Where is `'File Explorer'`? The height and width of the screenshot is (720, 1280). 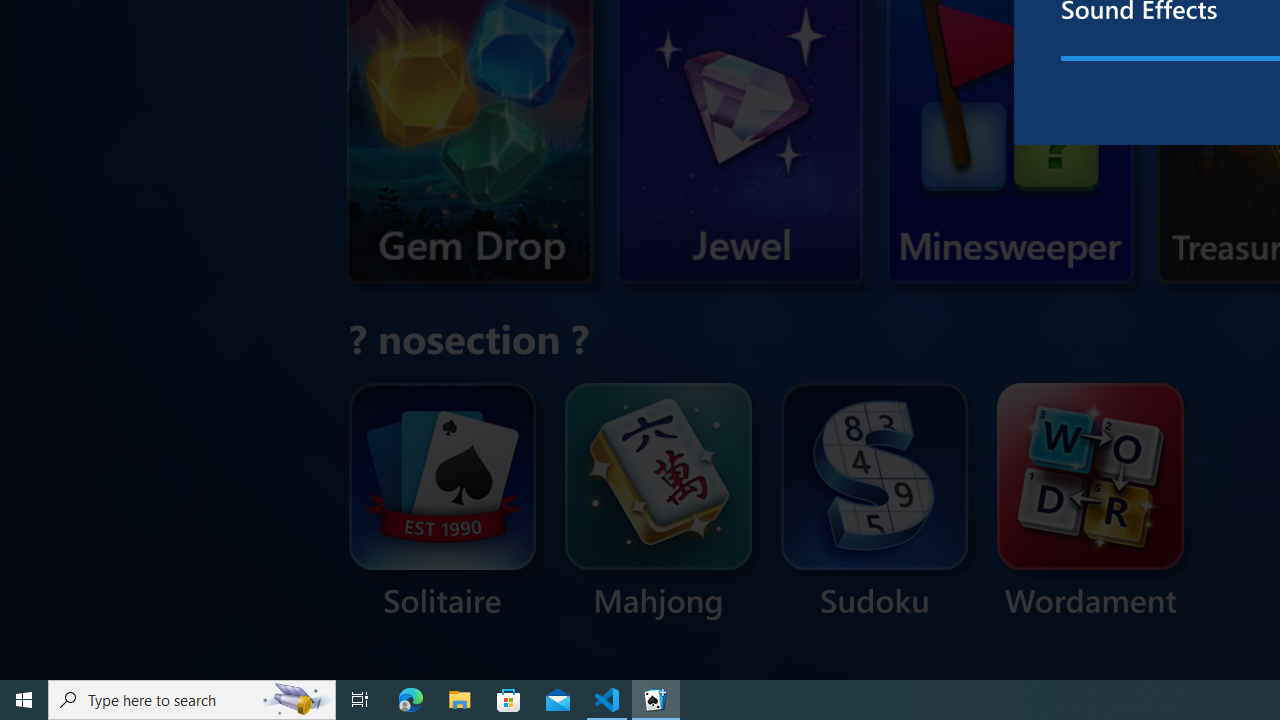 'File Explorer' is located at coordinates (459, 698).